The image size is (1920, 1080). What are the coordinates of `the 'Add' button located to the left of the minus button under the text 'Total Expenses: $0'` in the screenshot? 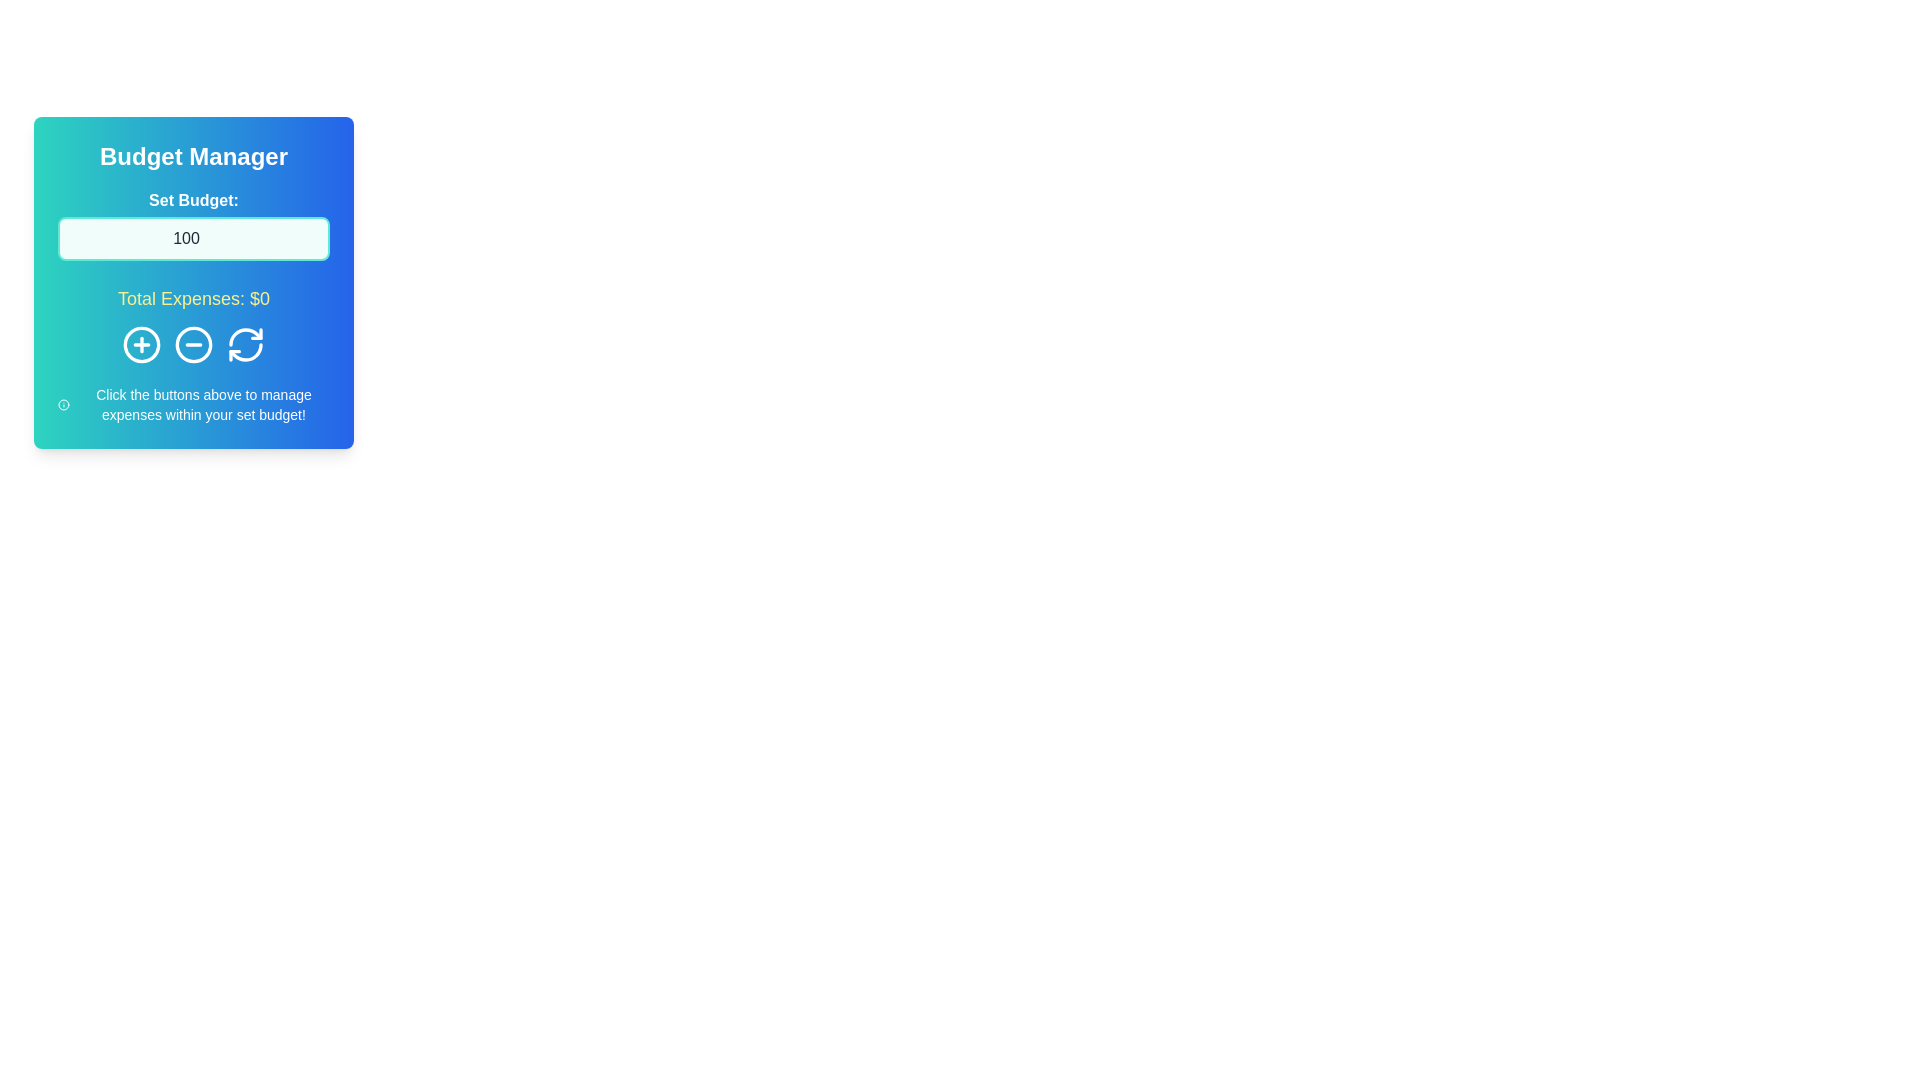 It's located at (141, 343).